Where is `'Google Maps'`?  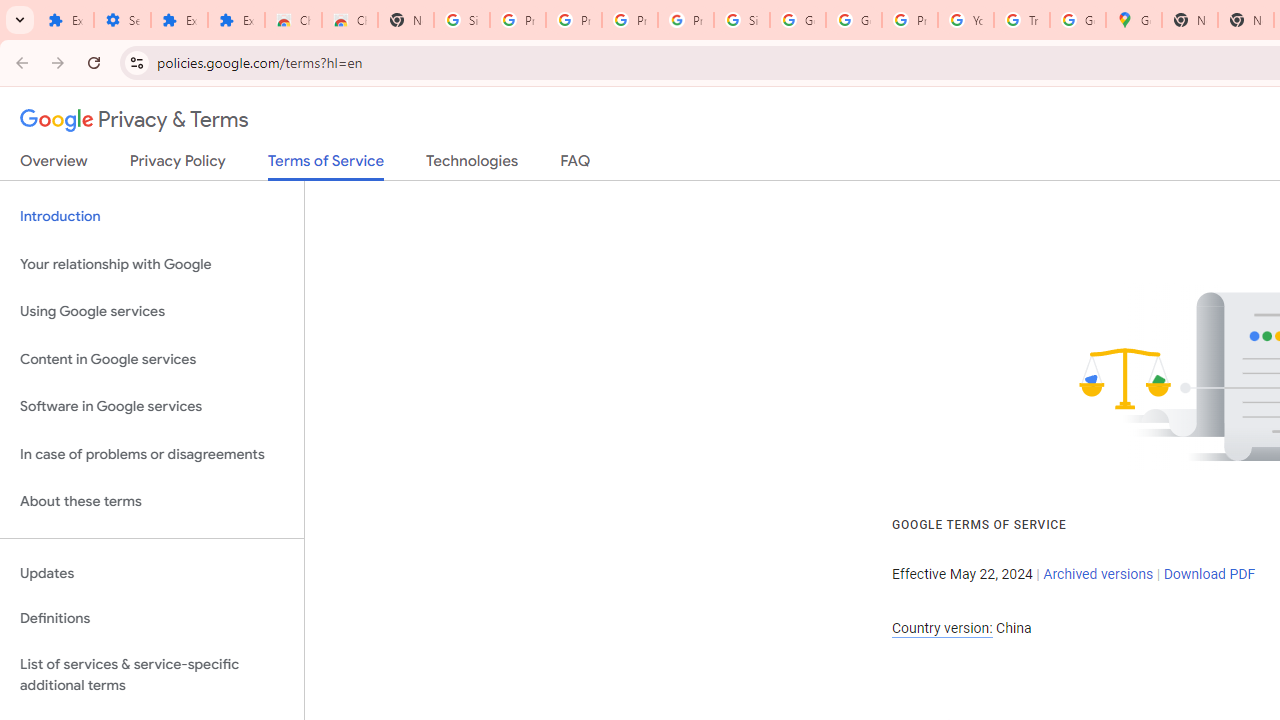
'Google Maps' is located at coordinates (1134, 20).